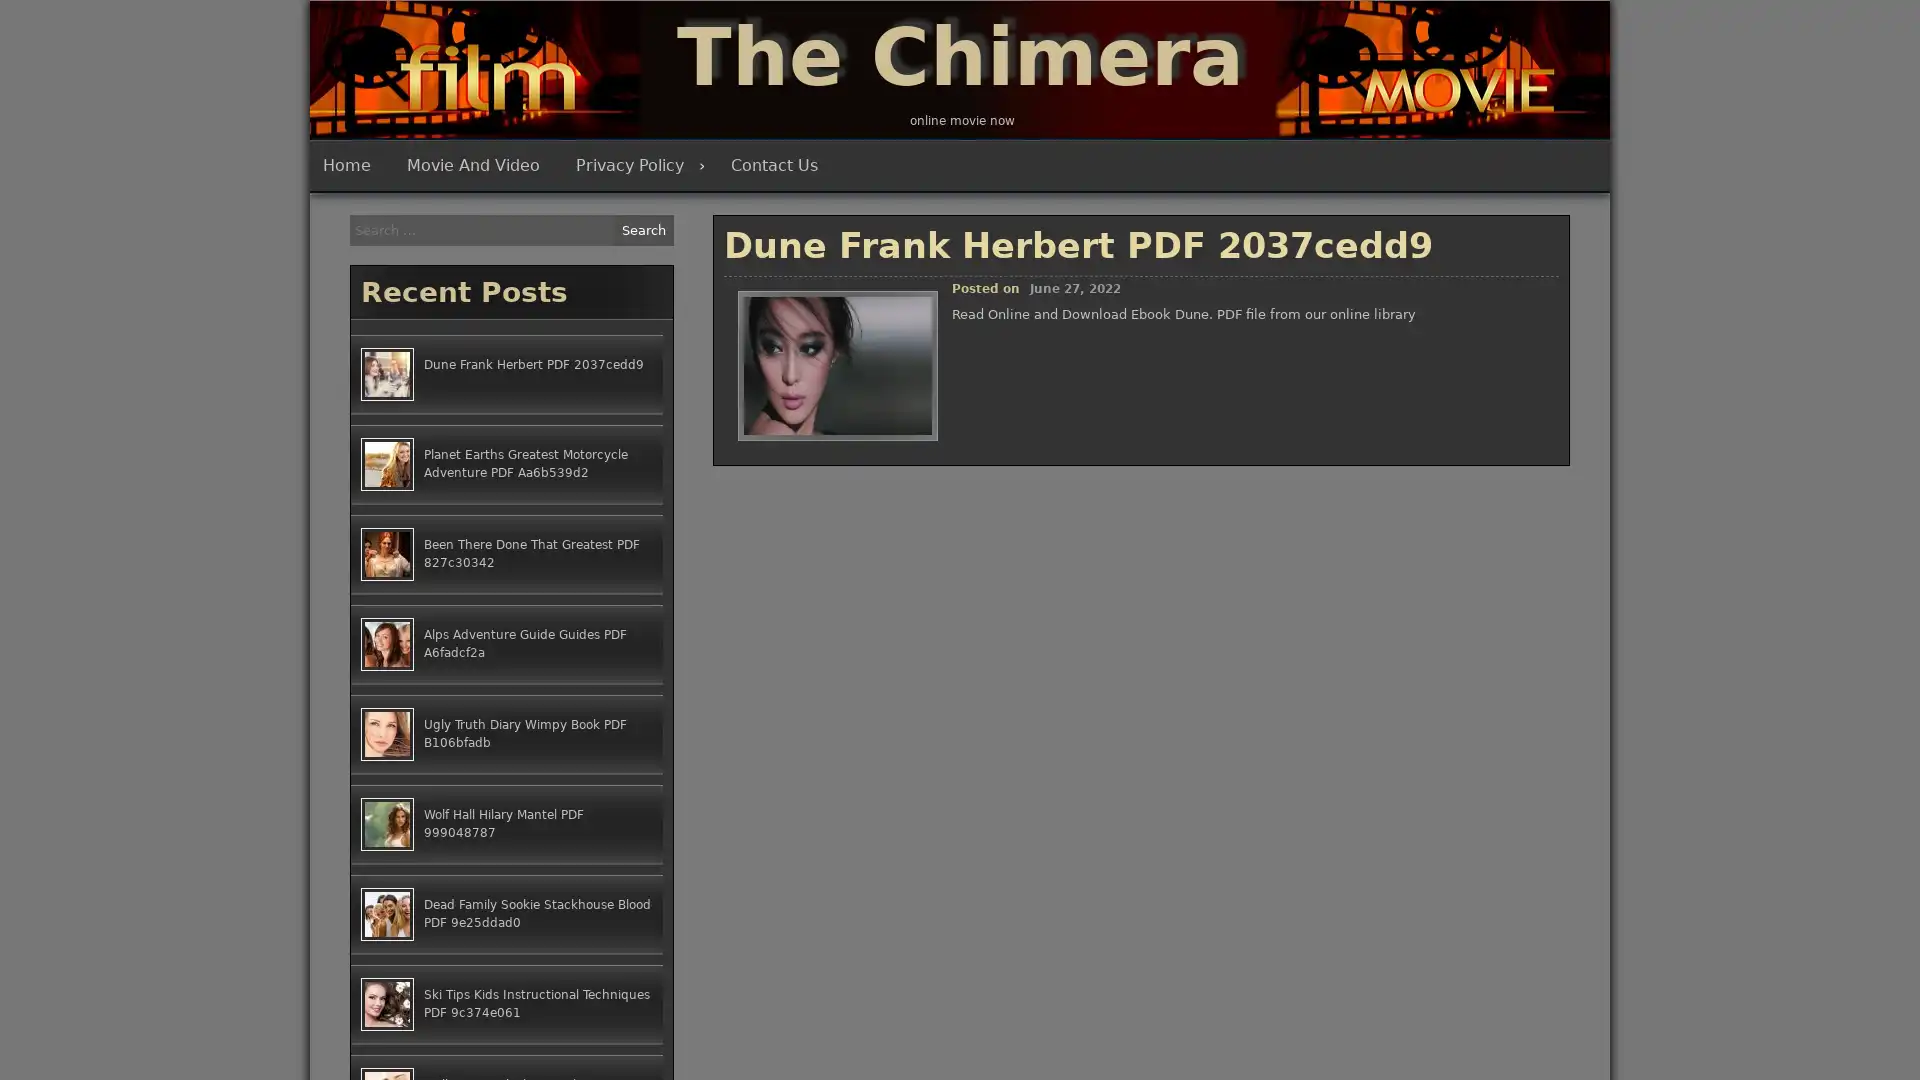 Image resolution: width=1920 pixels, height=1080 pixels. What do you see at coordinates (643, 229) in the screenshot?
I see `Search` at bounding box center [643, 229].